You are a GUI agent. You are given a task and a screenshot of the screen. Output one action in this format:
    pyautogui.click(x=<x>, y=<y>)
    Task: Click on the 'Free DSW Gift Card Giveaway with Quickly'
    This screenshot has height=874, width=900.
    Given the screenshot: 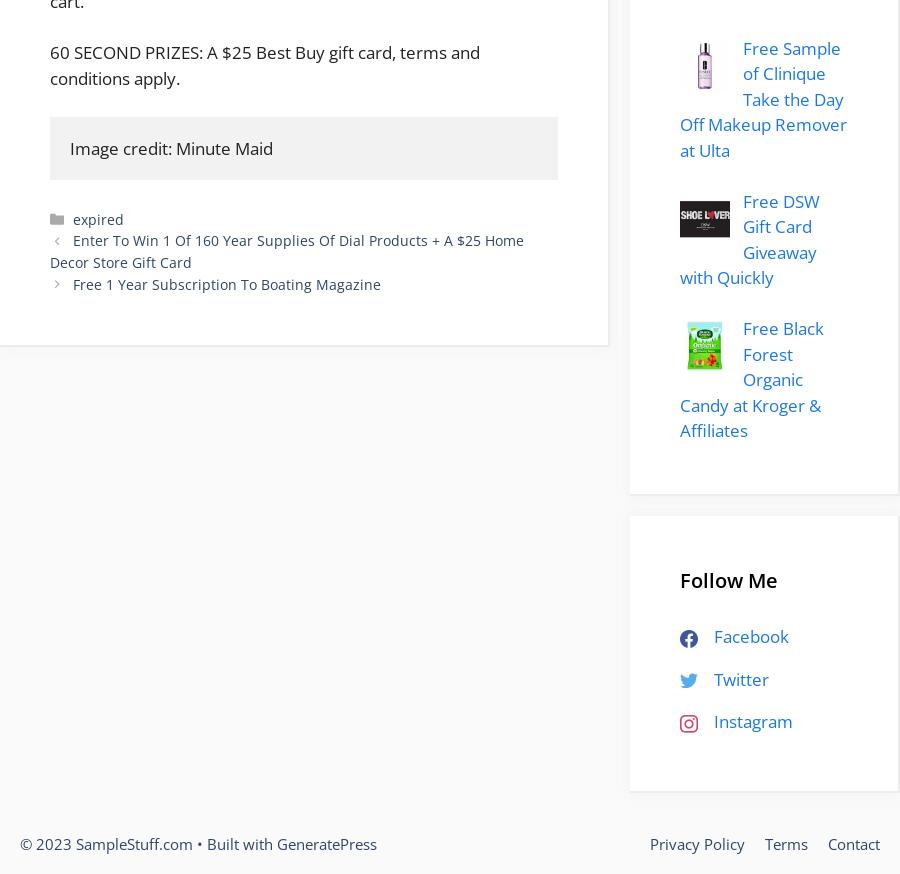 What is the action you would take?
    pyautogui.click(x=748, y=239)
    